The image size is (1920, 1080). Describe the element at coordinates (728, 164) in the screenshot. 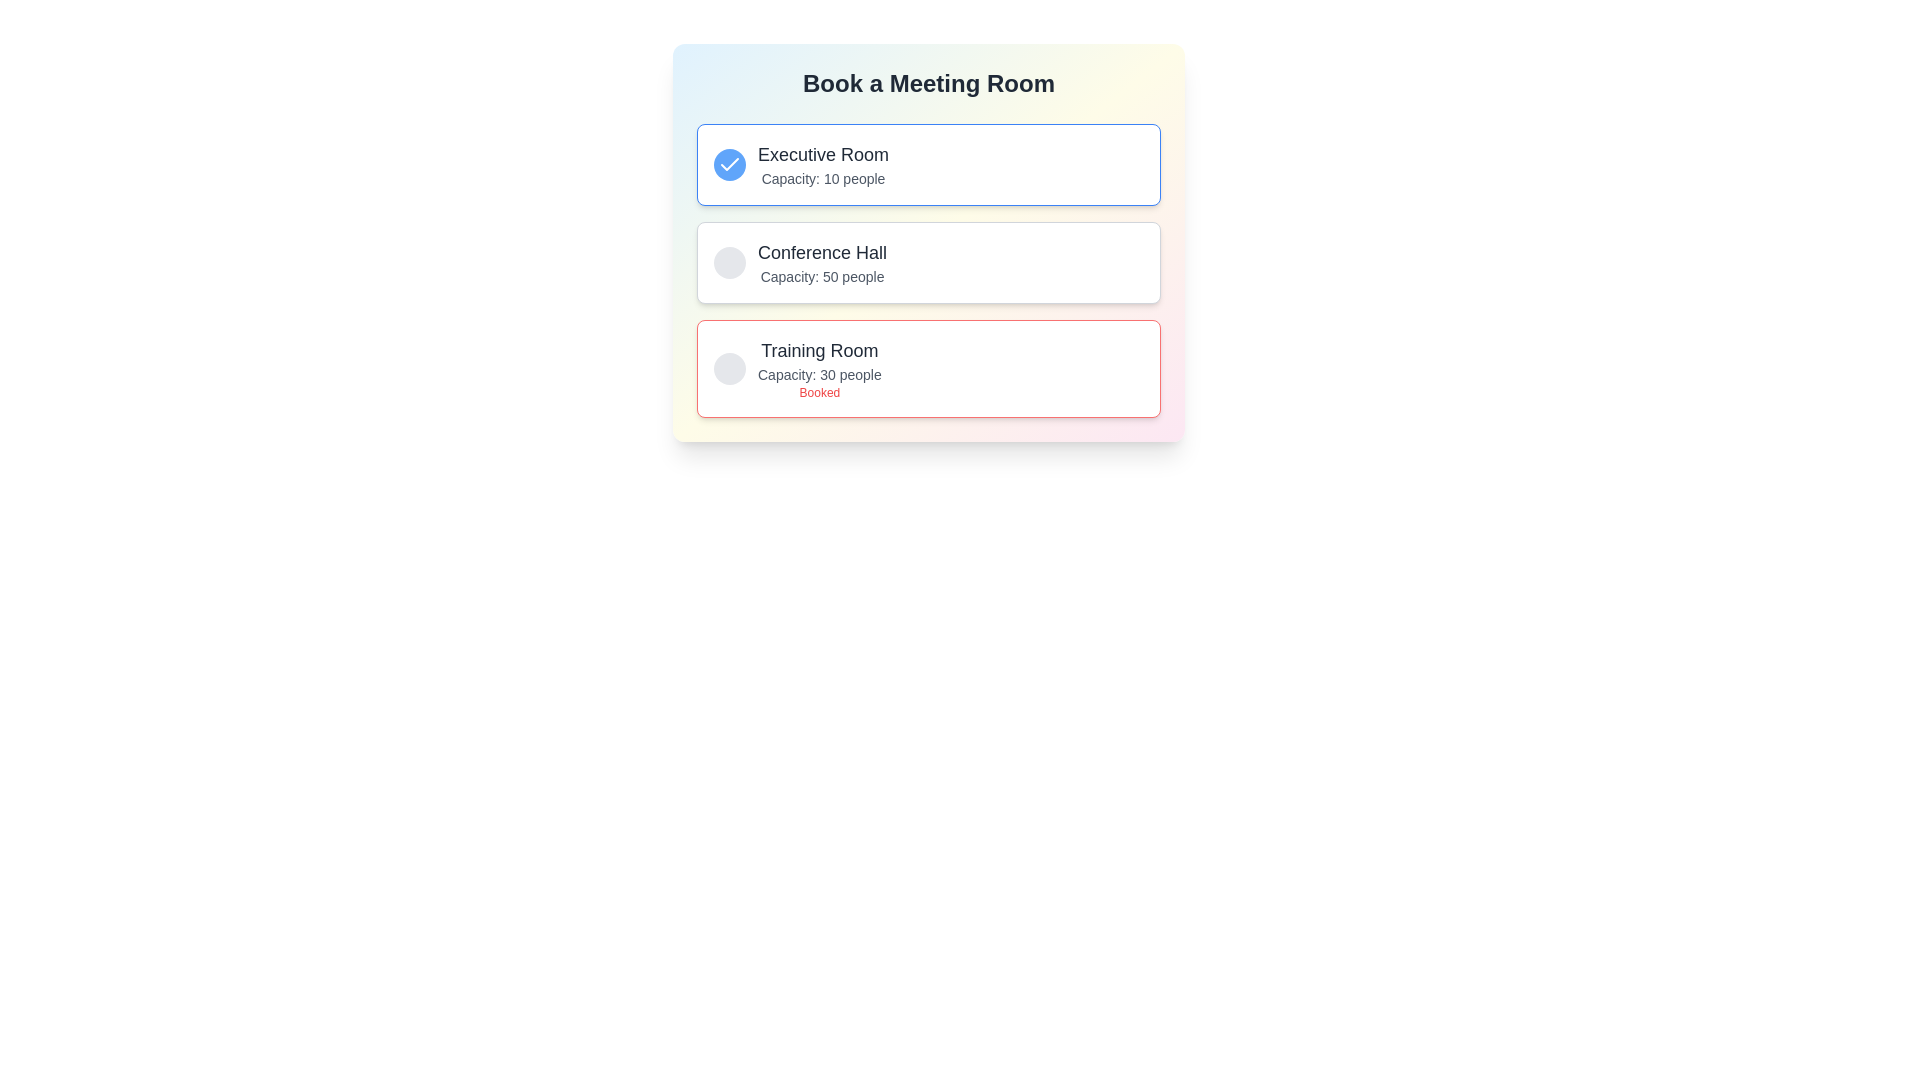

I see `the blue circular icon with a white checkmark symbol` at that location.